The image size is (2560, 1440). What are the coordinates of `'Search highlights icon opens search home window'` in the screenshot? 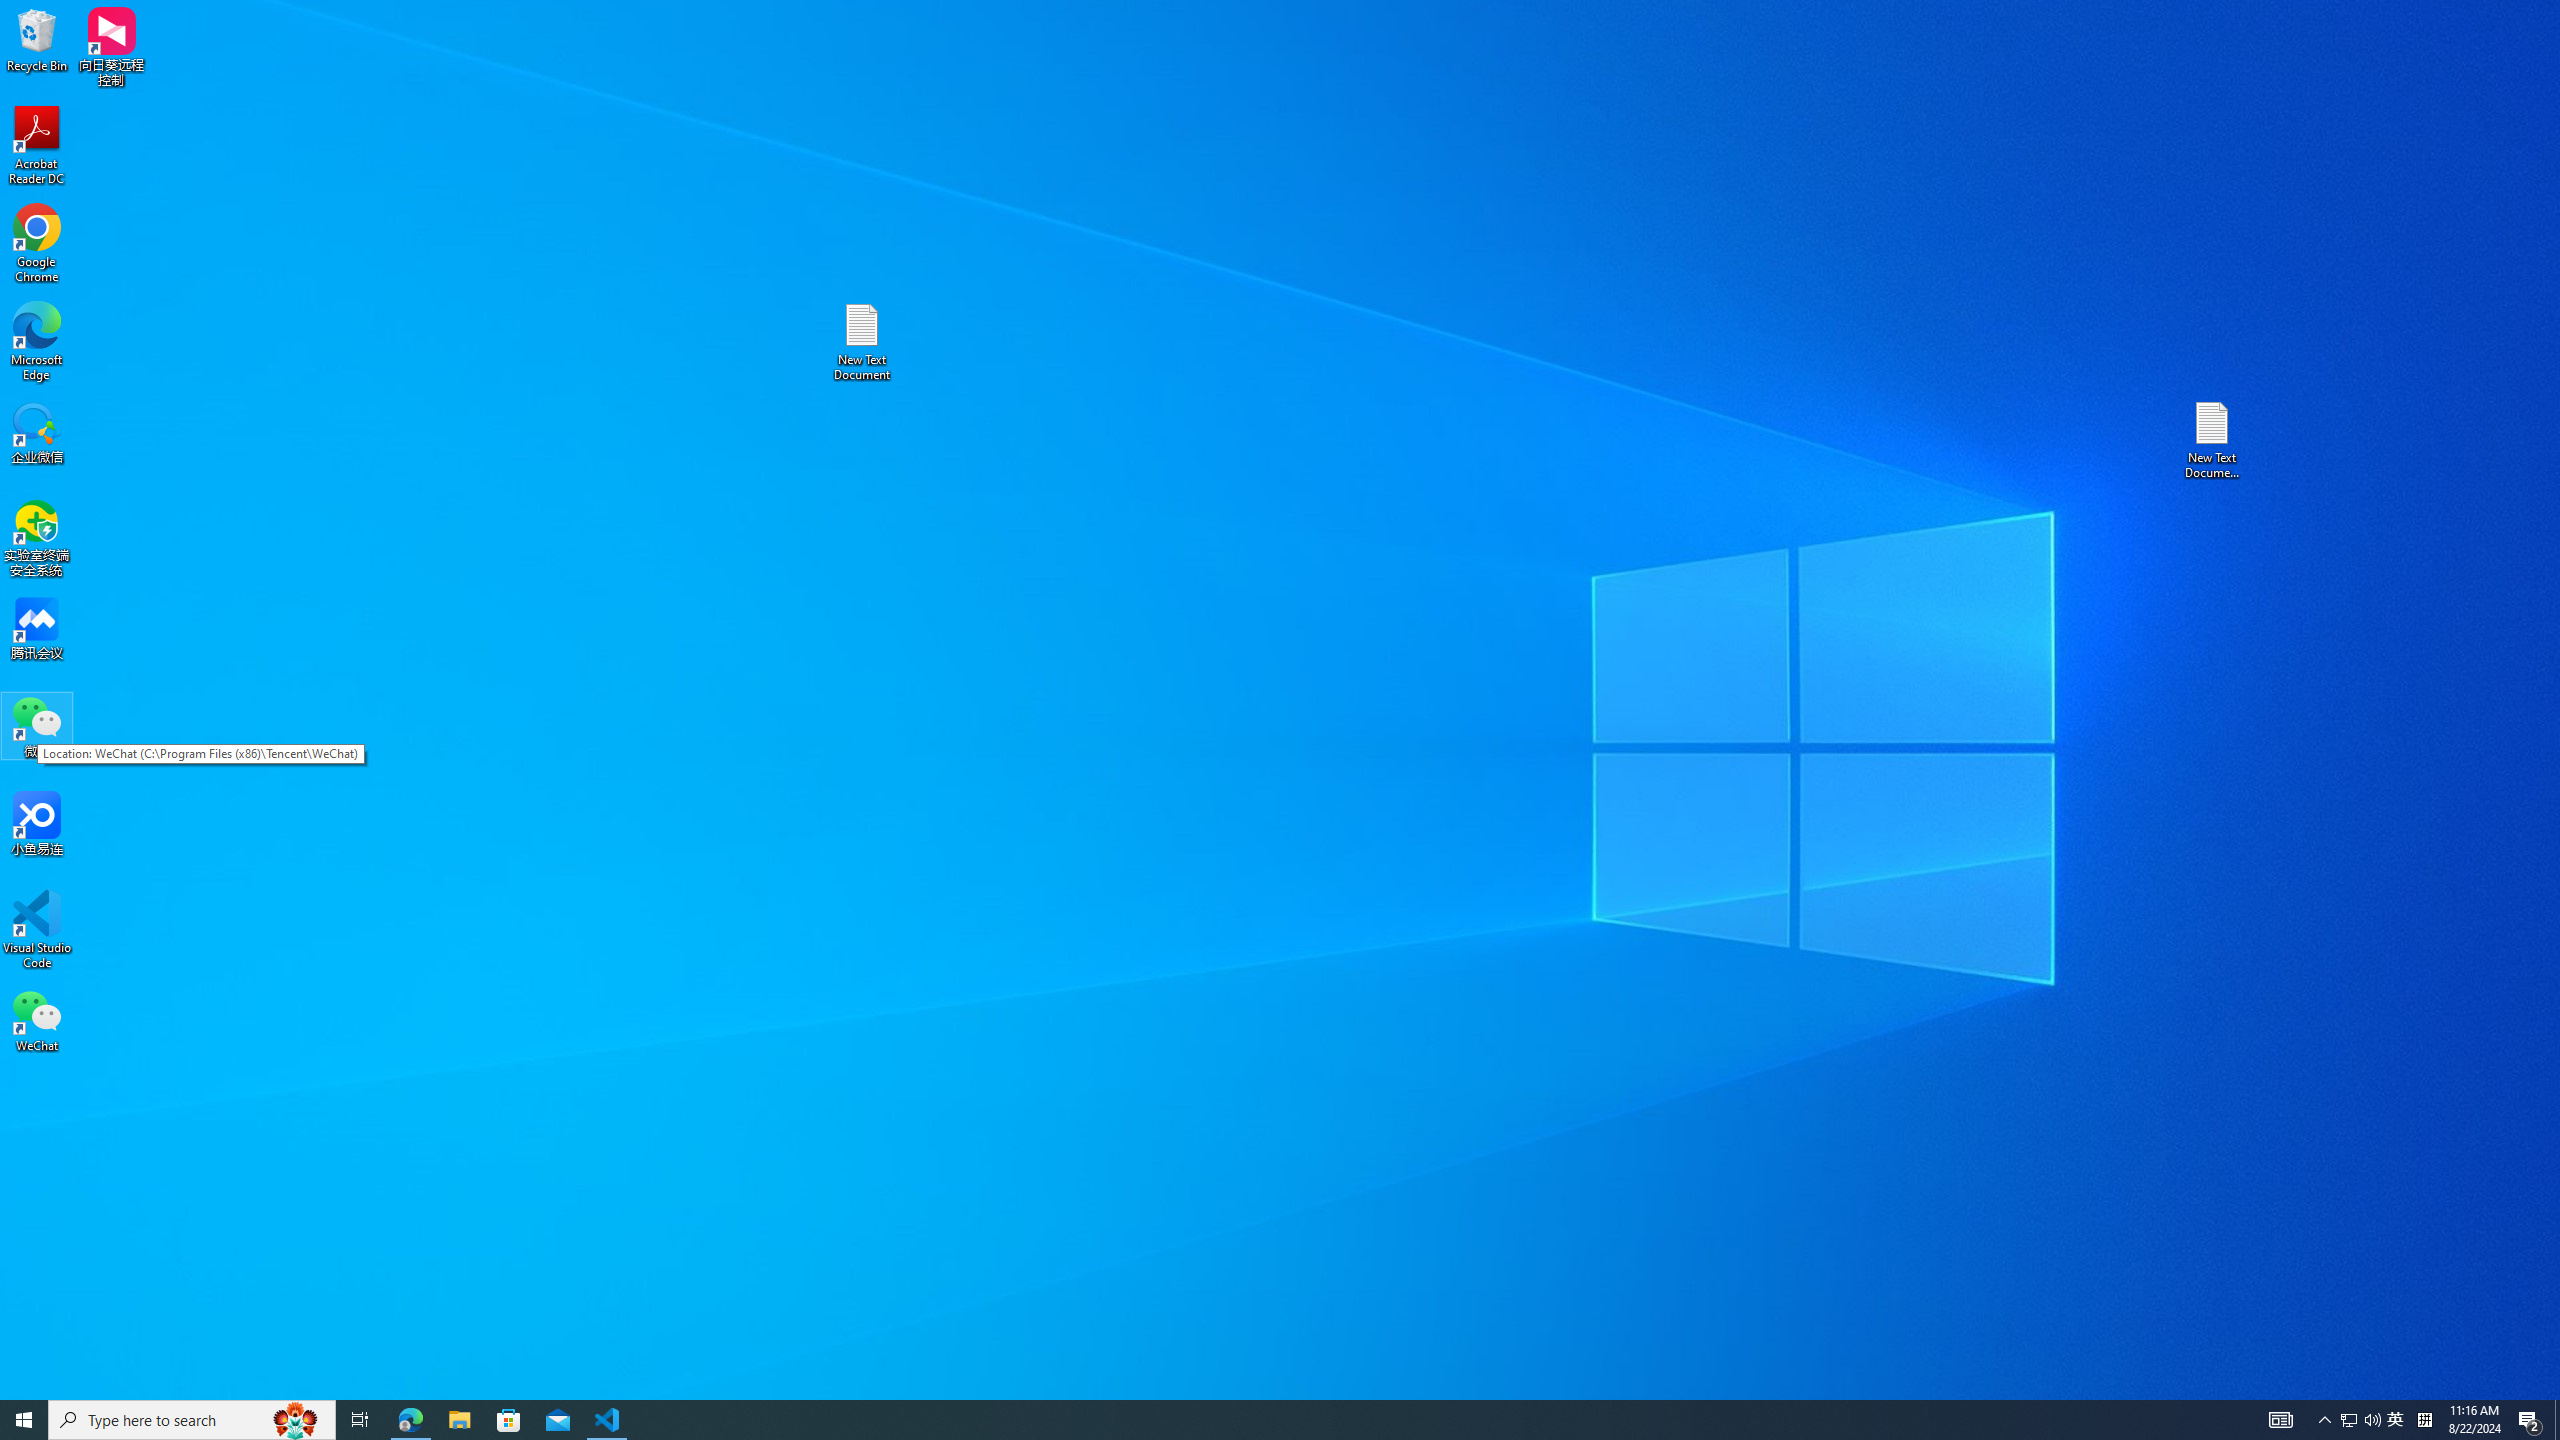 It's located at (294, 1418).